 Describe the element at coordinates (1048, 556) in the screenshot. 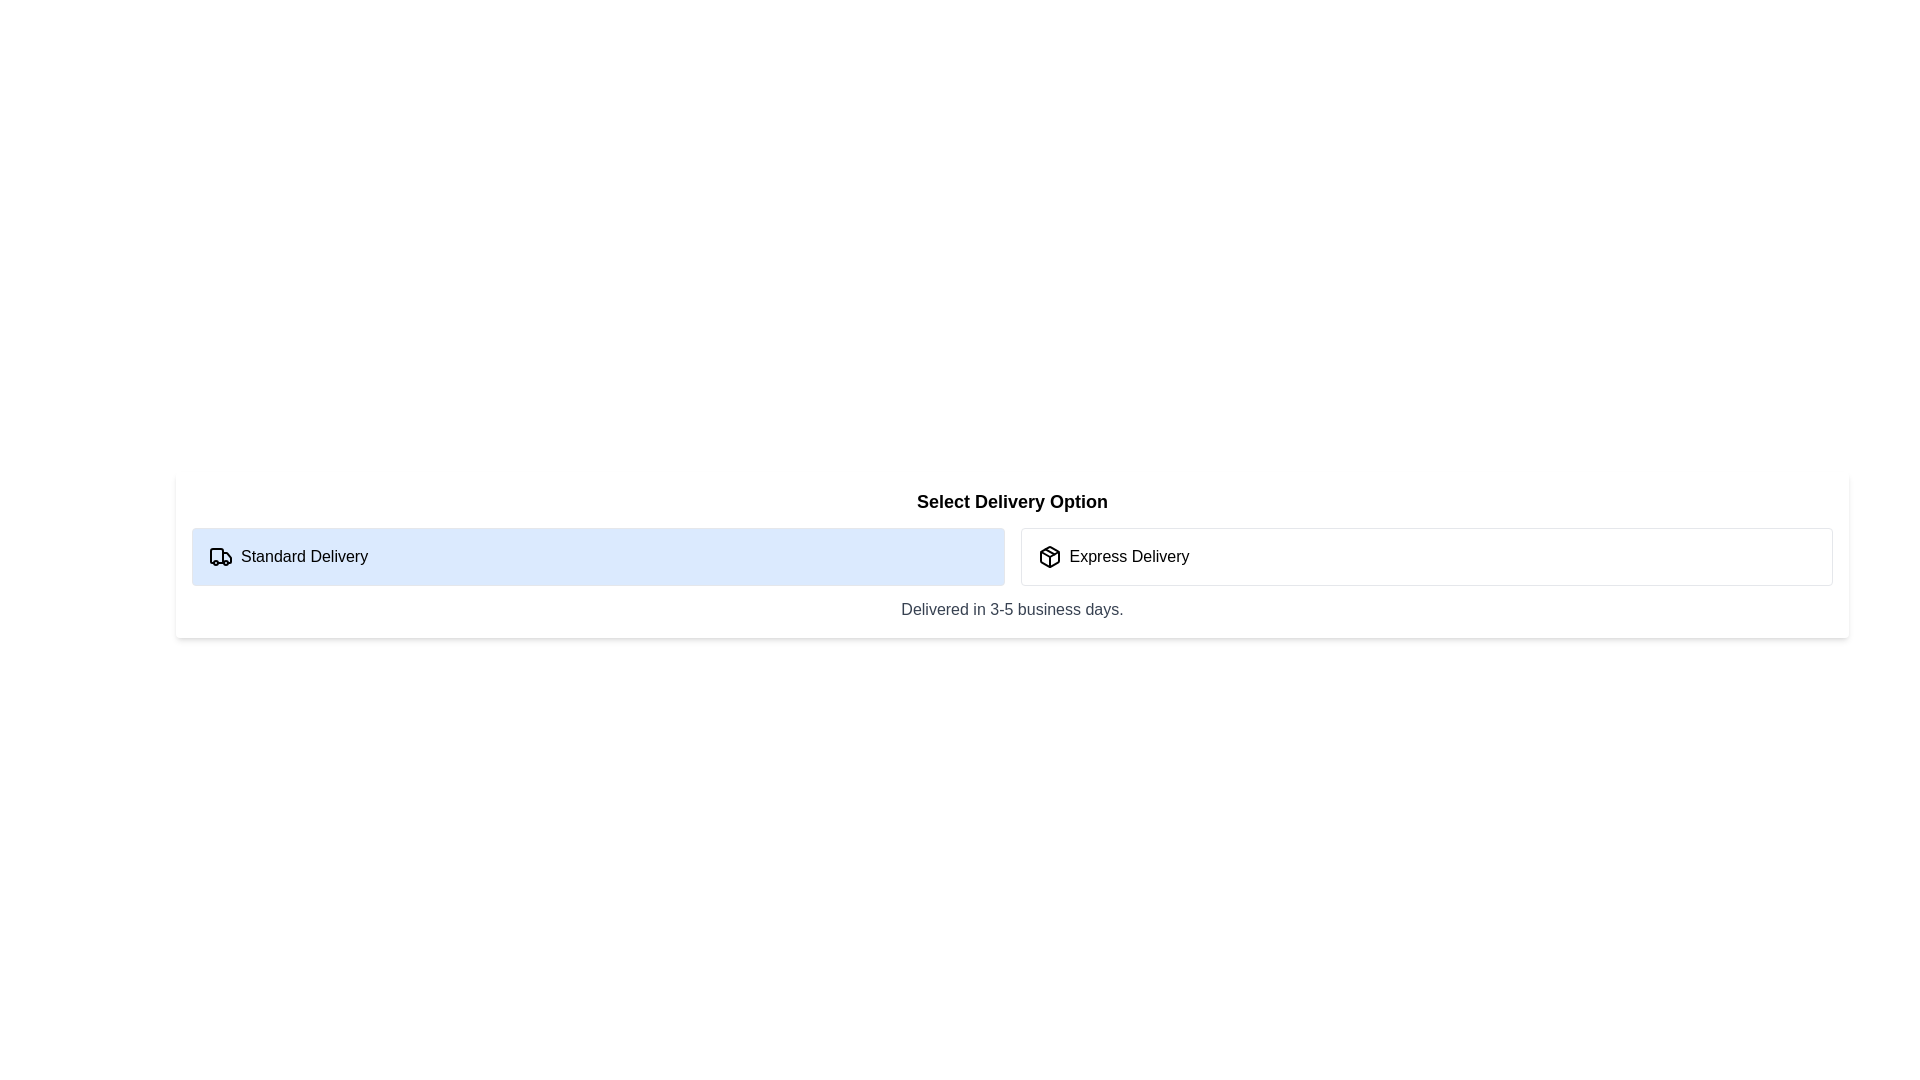

I see `the stylized graphic icon resembling a package or box within the 'Express Delivery' option` at that location.